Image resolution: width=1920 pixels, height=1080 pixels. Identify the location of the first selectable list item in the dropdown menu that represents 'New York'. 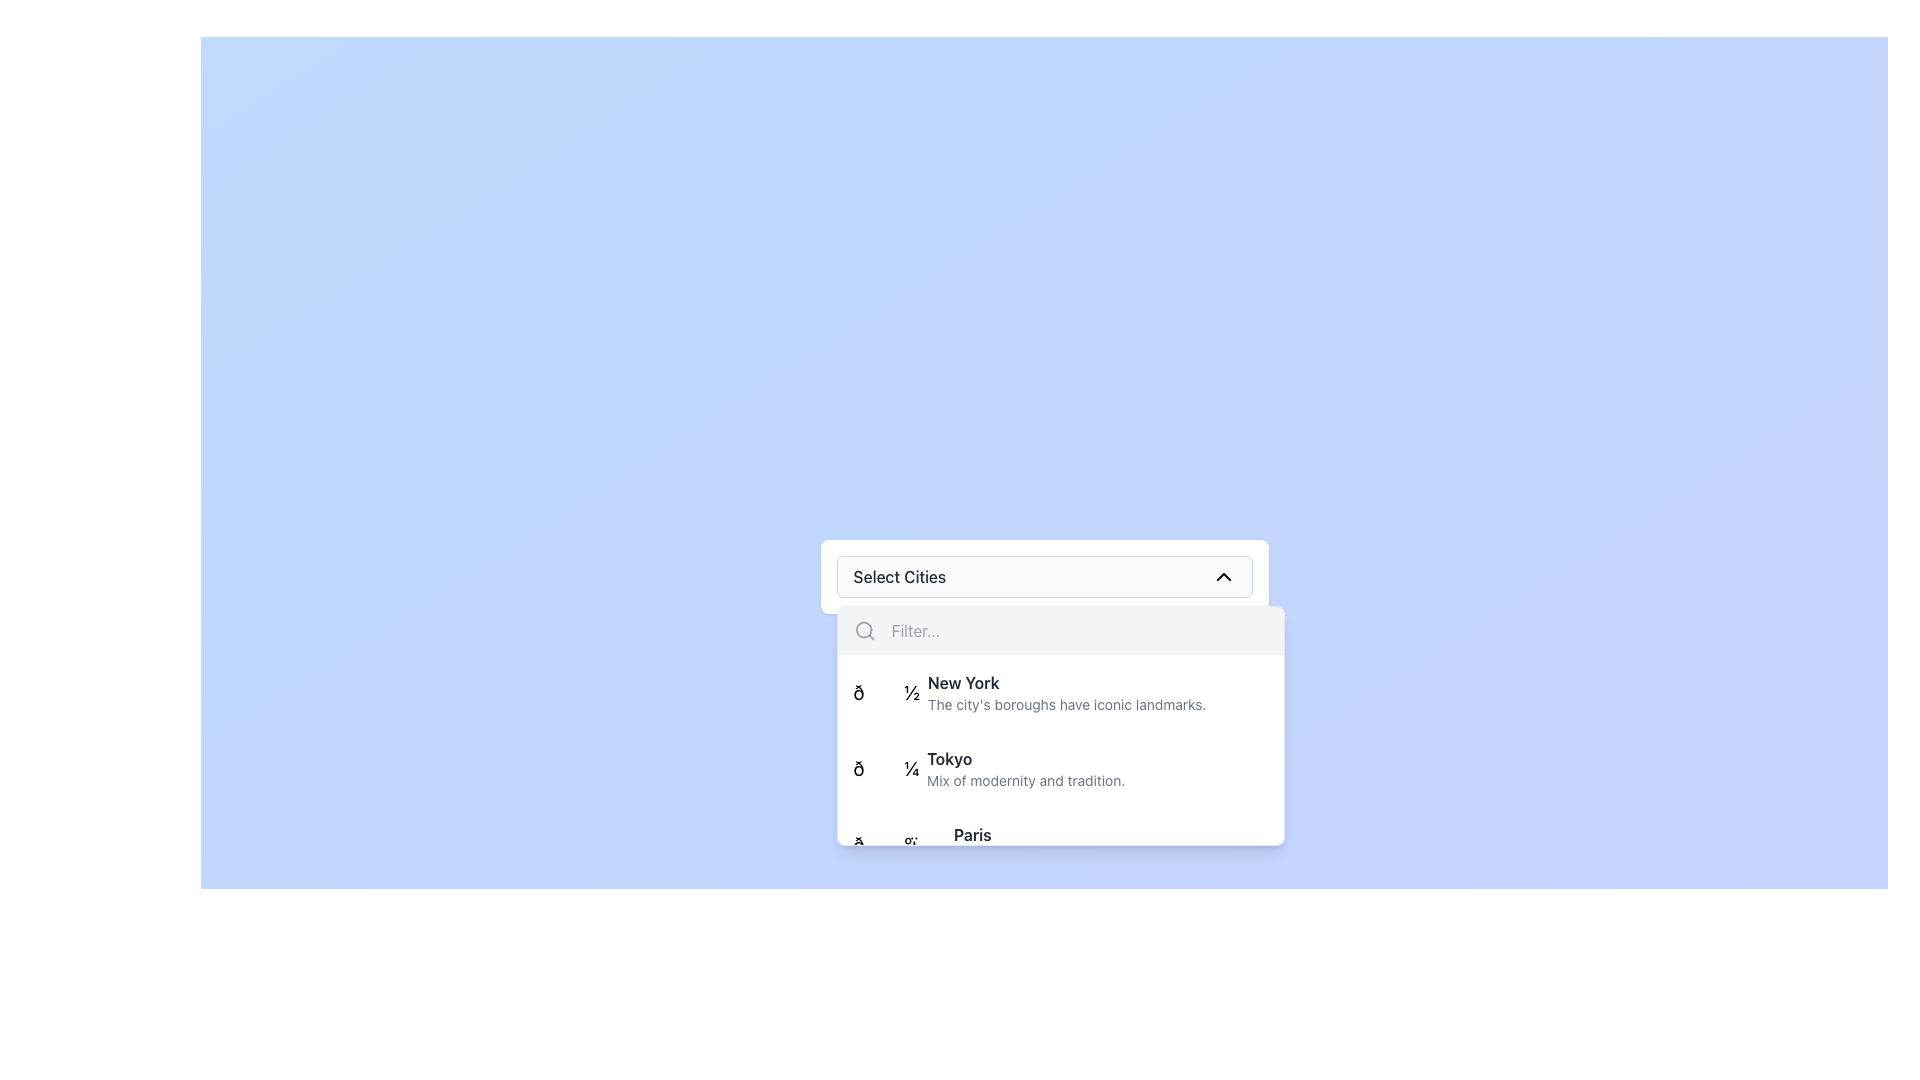
(1059, 692).